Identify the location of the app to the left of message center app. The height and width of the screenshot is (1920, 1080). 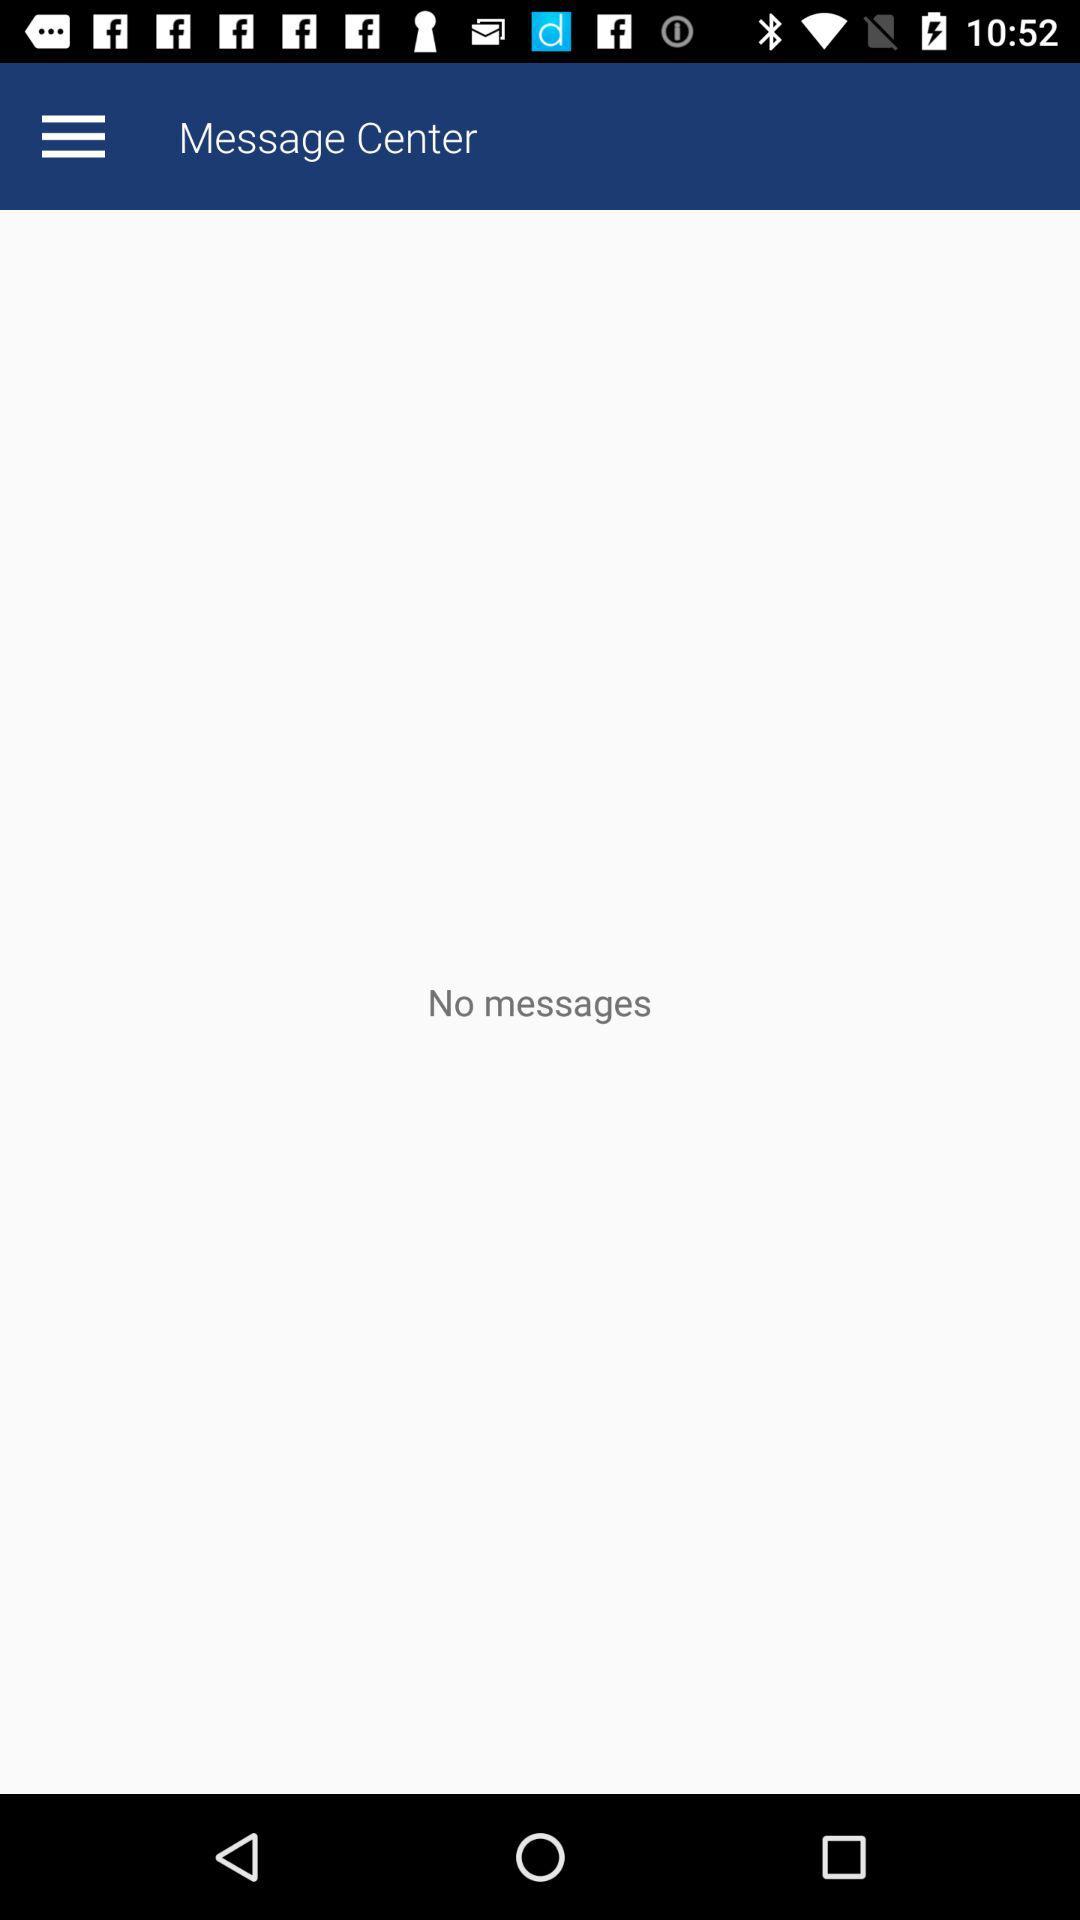
(72, 135).